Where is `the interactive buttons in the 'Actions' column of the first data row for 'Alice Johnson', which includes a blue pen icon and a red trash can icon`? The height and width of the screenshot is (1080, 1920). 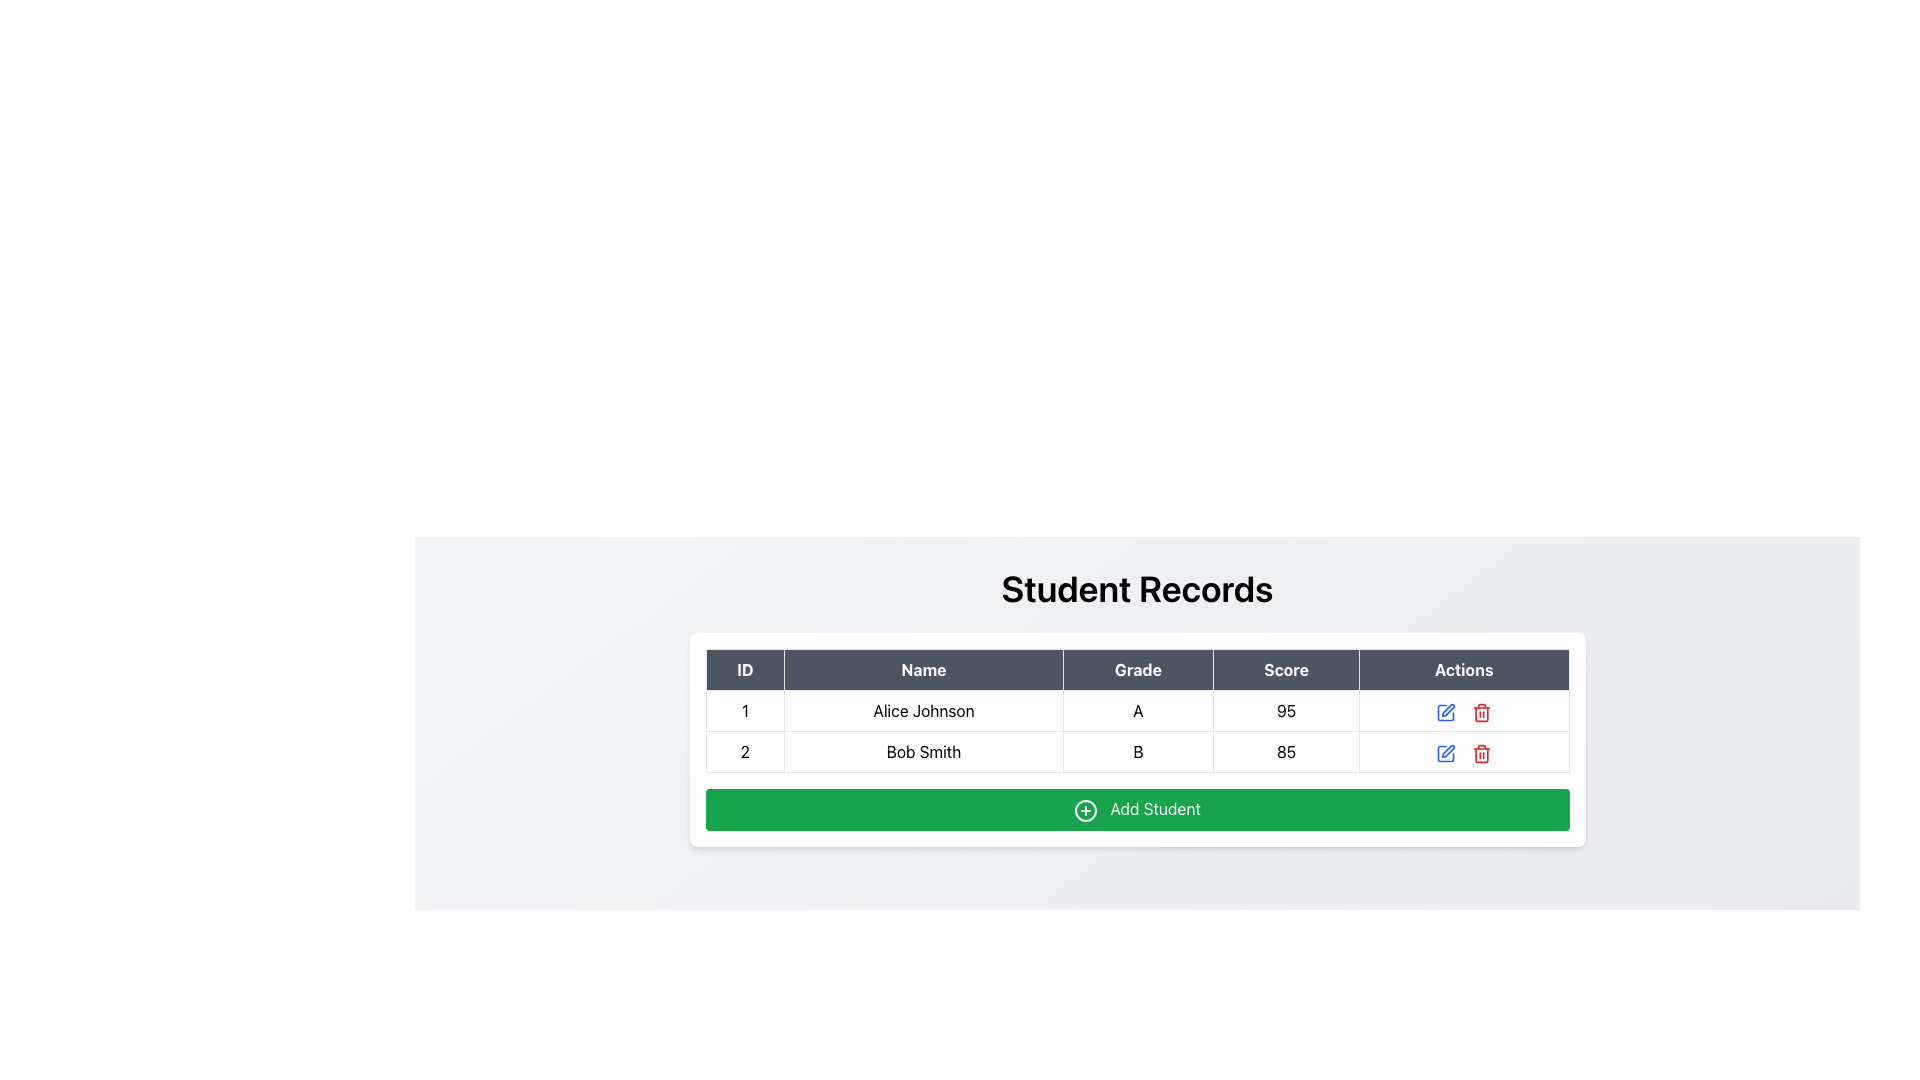 the interactive buttons in the 'Actions' column of the first data row for 'Alice Johnson', which includes a blue pen icon and a red trash can icon is located at coordinates (1464, 709).